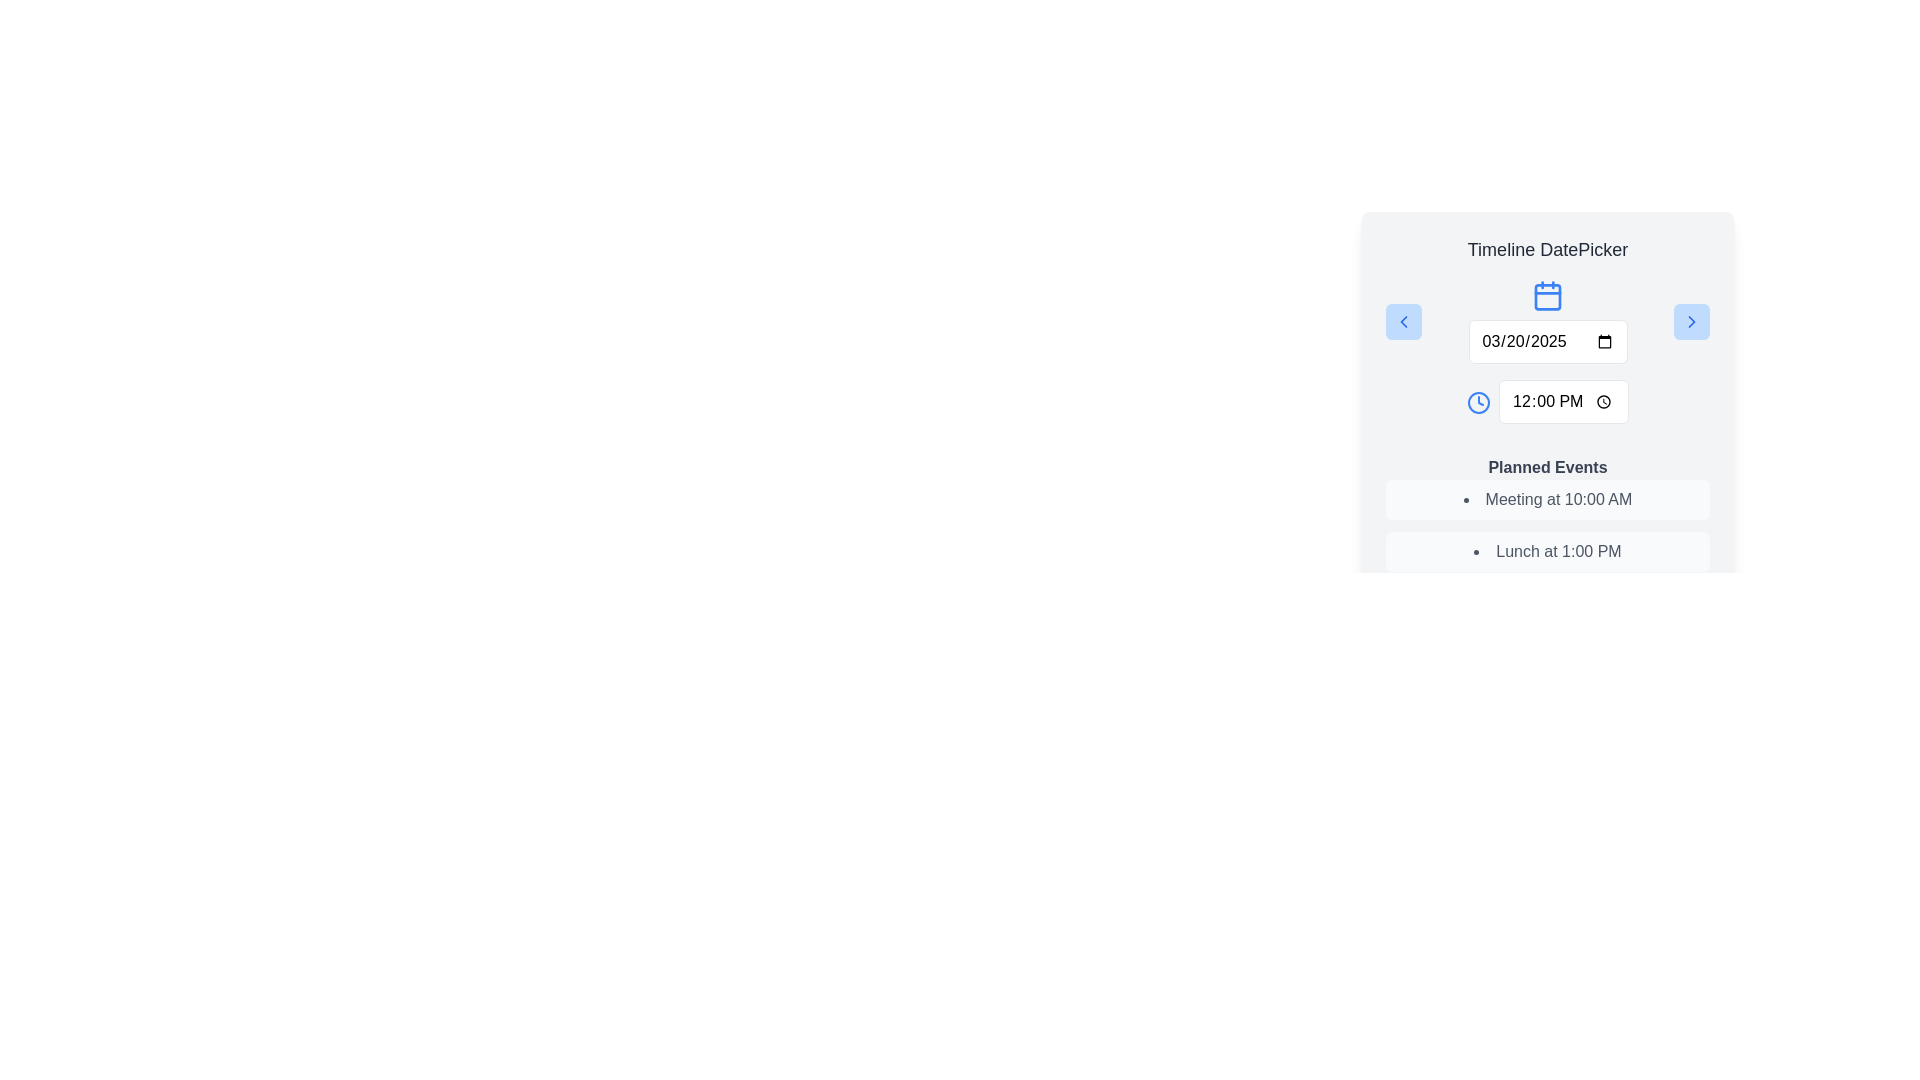 This screenshot has width=1920, height=1080. I want to click on the circular blue button with a left-facing arrow chevron located to the left of the date field in the date picker header, so click(1402, 320).